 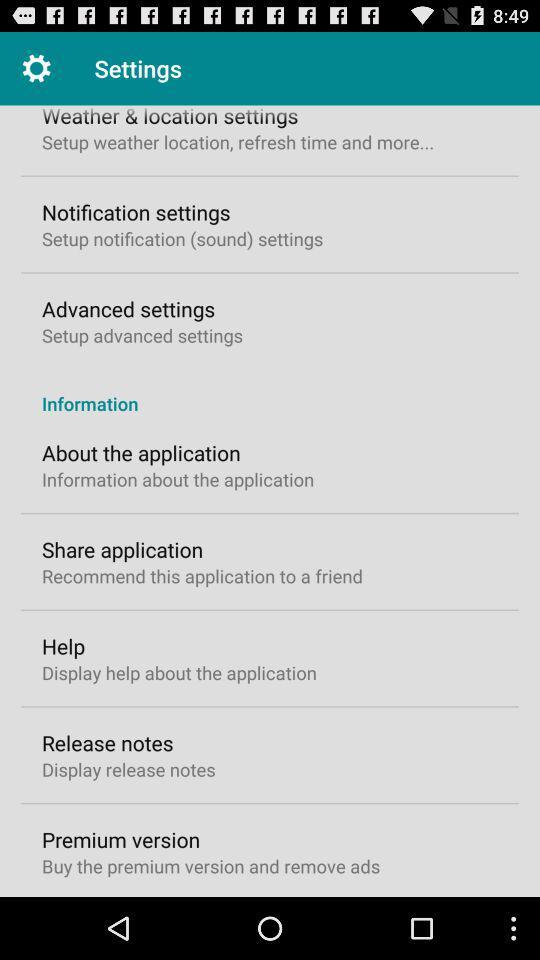 What do you see at coordinates (182, 238) in the screenshot?
I see `the icon below the notification settings` at bounding box center [182, 238].